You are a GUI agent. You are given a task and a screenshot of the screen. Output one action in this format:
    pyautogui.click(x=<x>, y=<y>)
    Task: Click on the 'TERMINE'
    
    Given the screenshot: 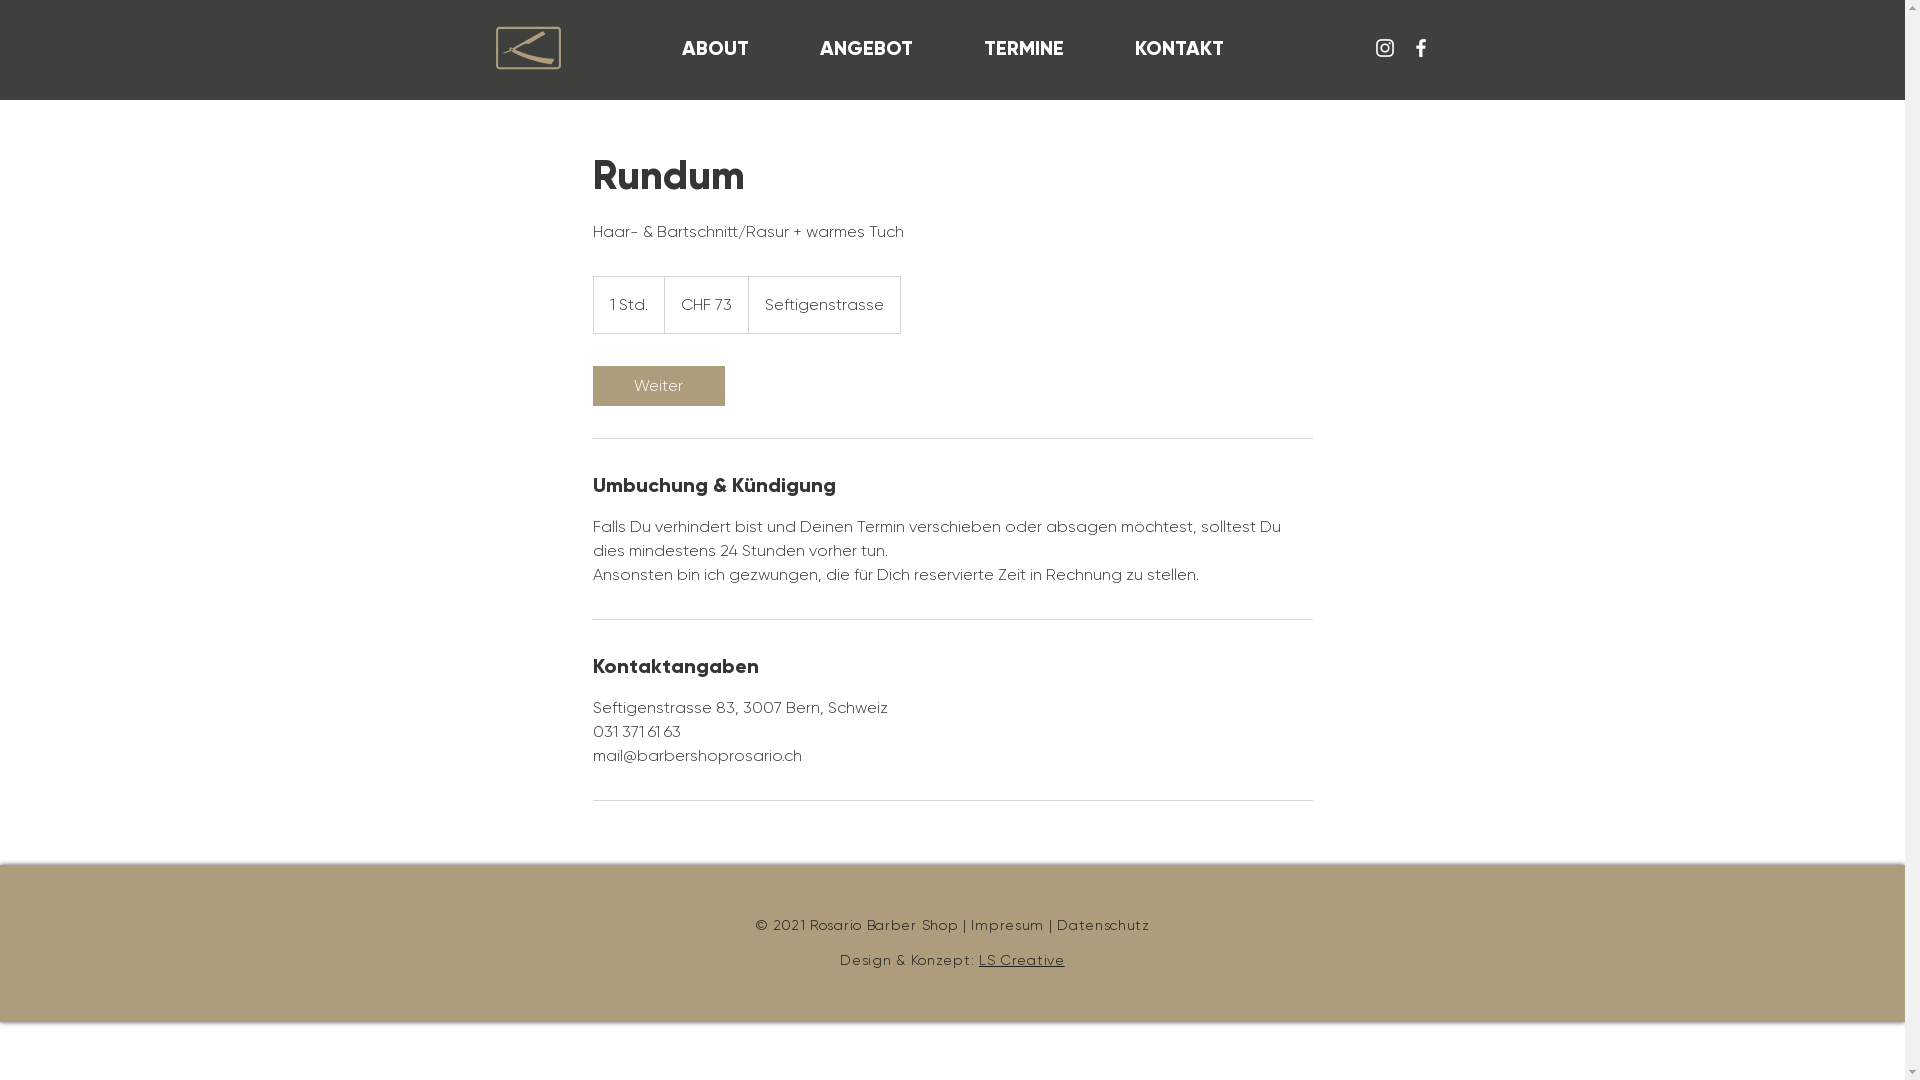 What is the action you would take?
    pyautogui.click(x=1023, y=46)
    